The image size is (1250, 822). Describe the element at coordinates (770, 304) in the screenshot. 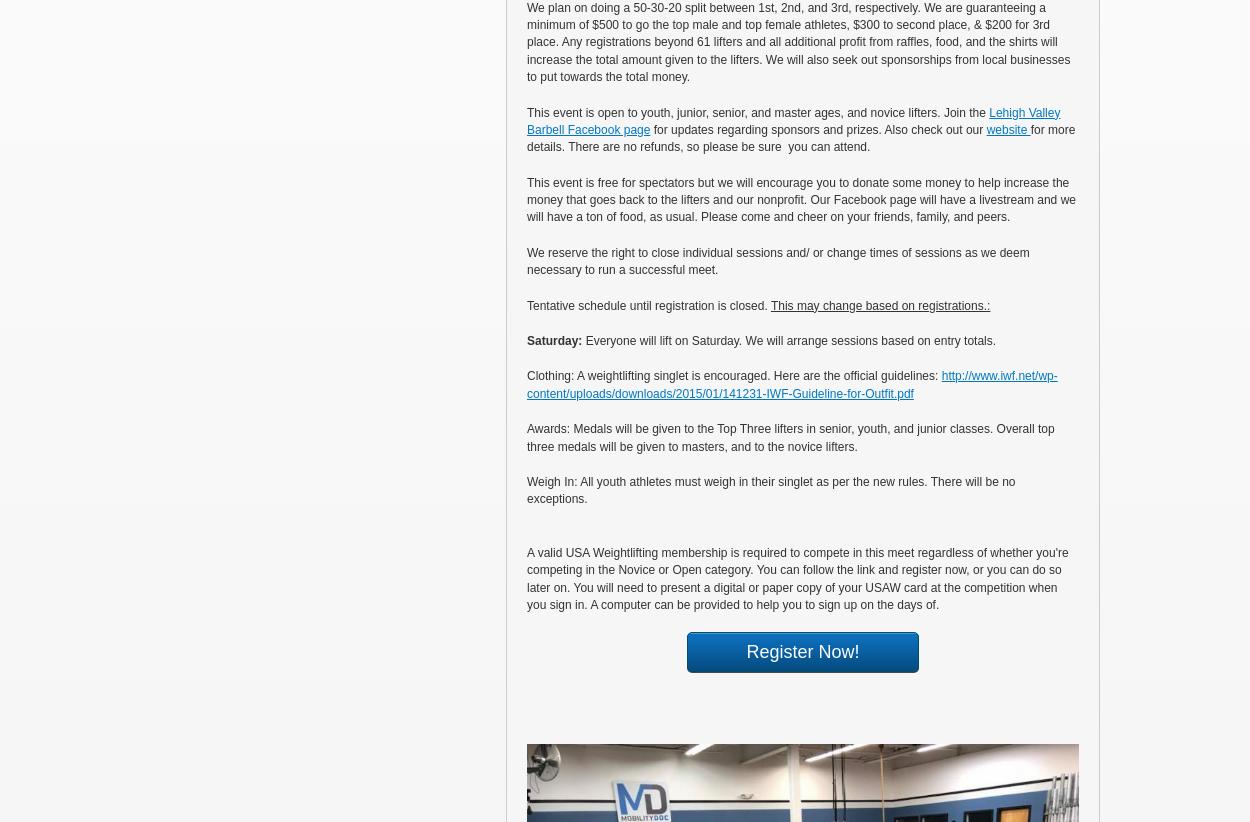

I see `'This may change based on registrations.:'` at that location.